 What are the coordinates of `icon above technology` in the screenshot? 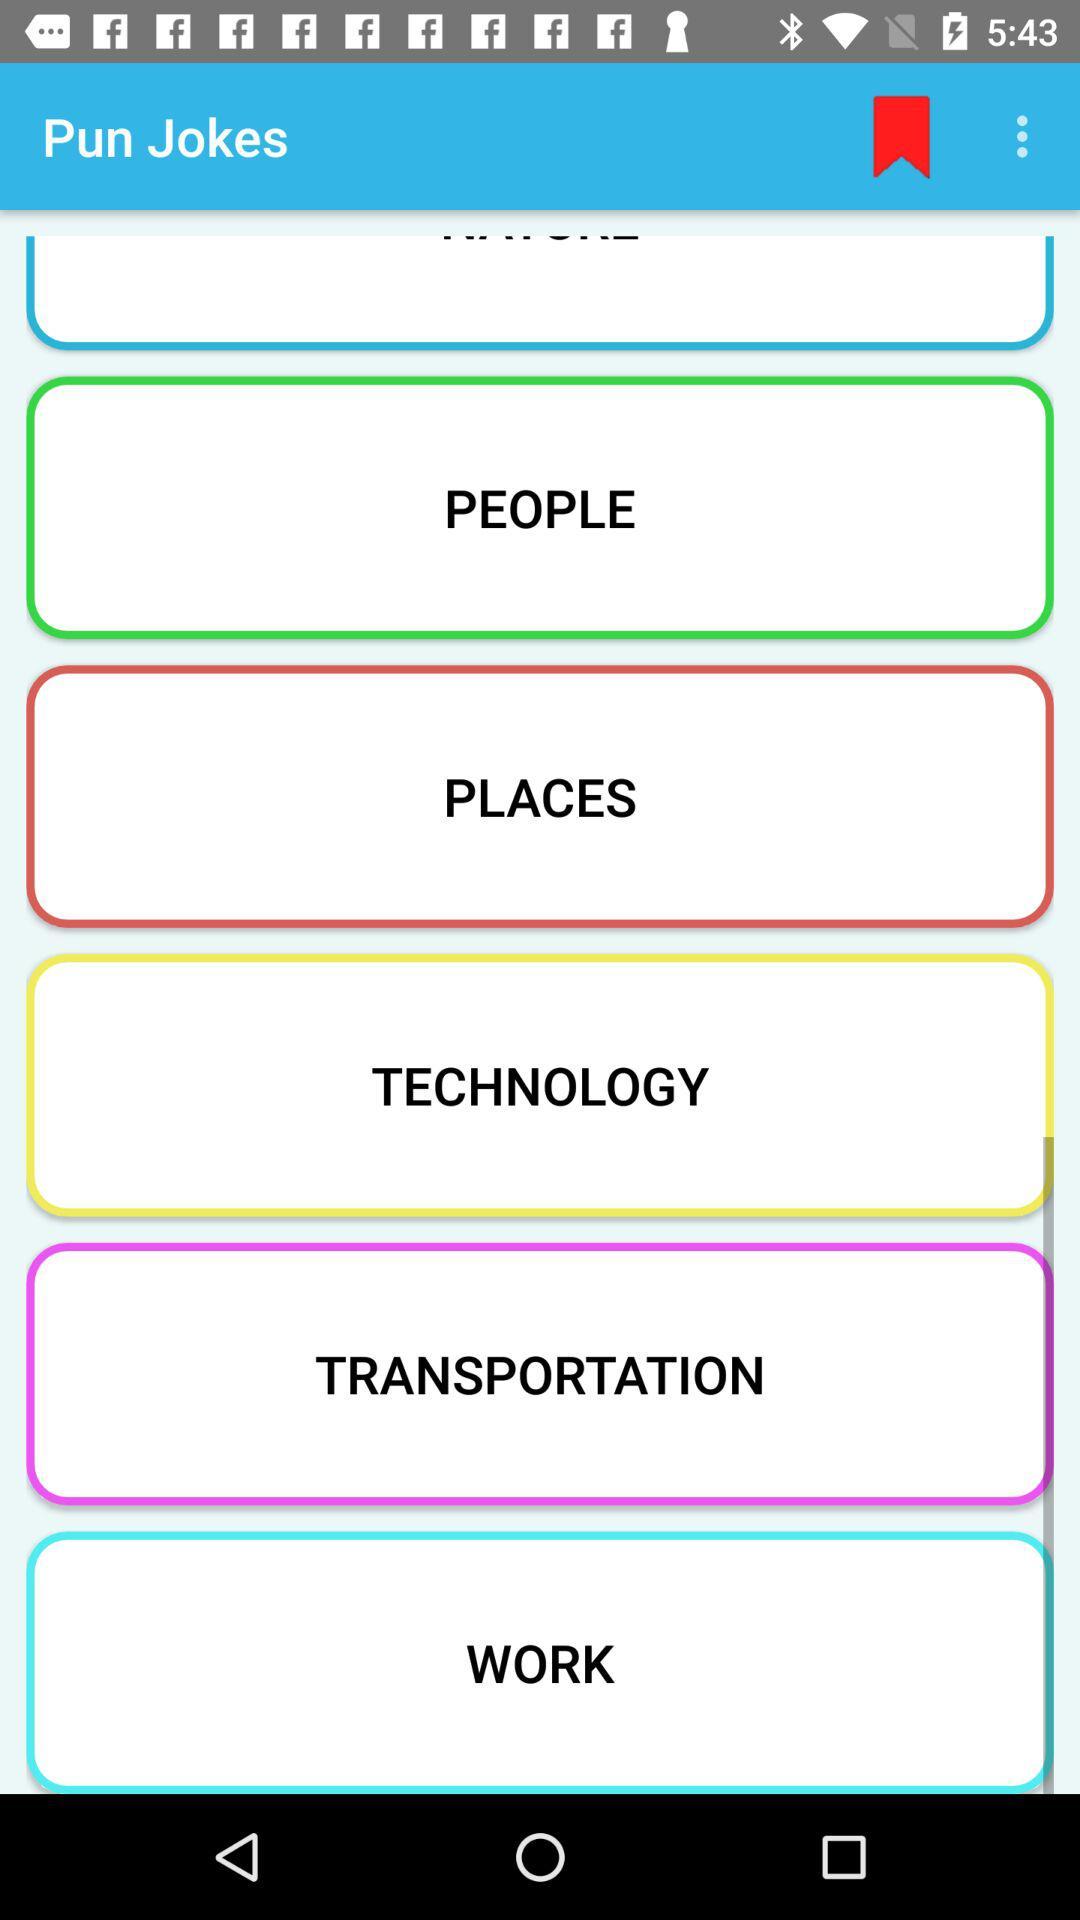 It's located at (540, 795).